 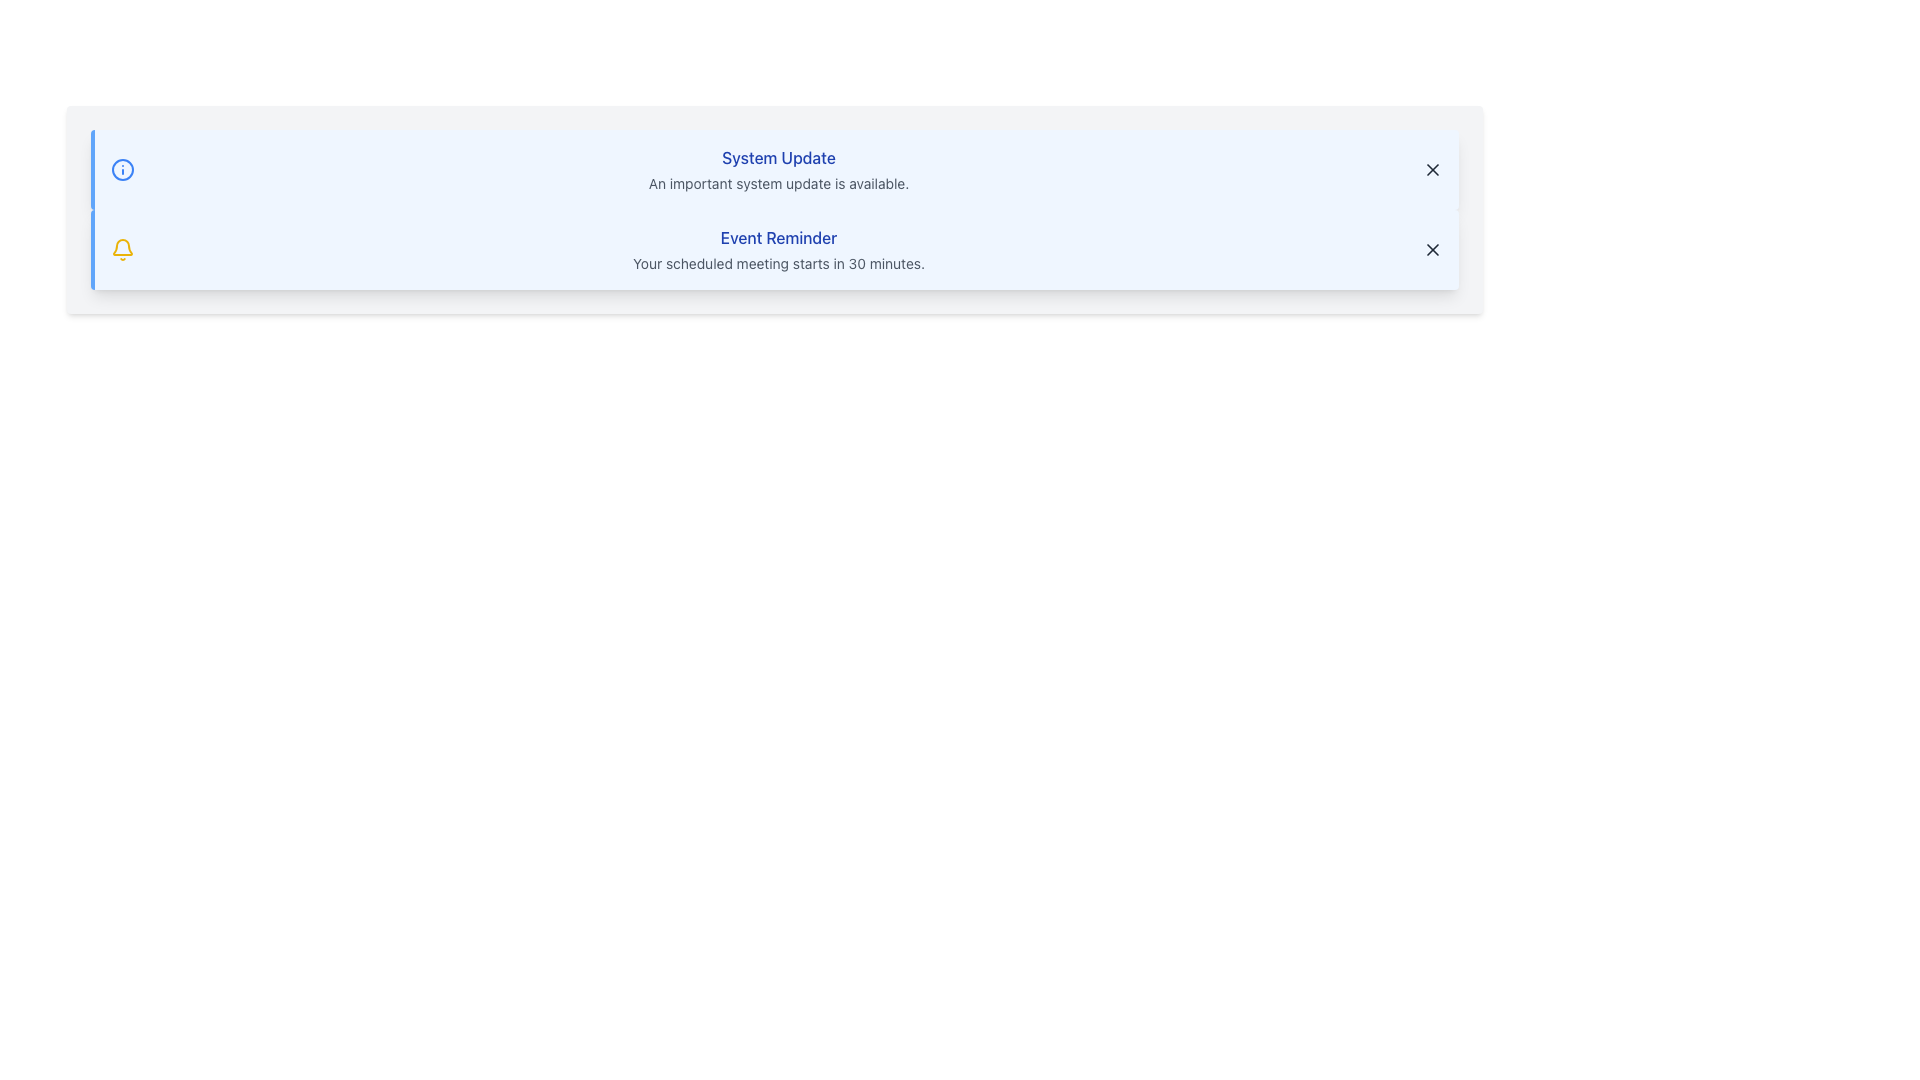 What do you see at coordinates (773, 168) in the screenshot?
I see `the Notification Banner` at bounding box center [773, 168].